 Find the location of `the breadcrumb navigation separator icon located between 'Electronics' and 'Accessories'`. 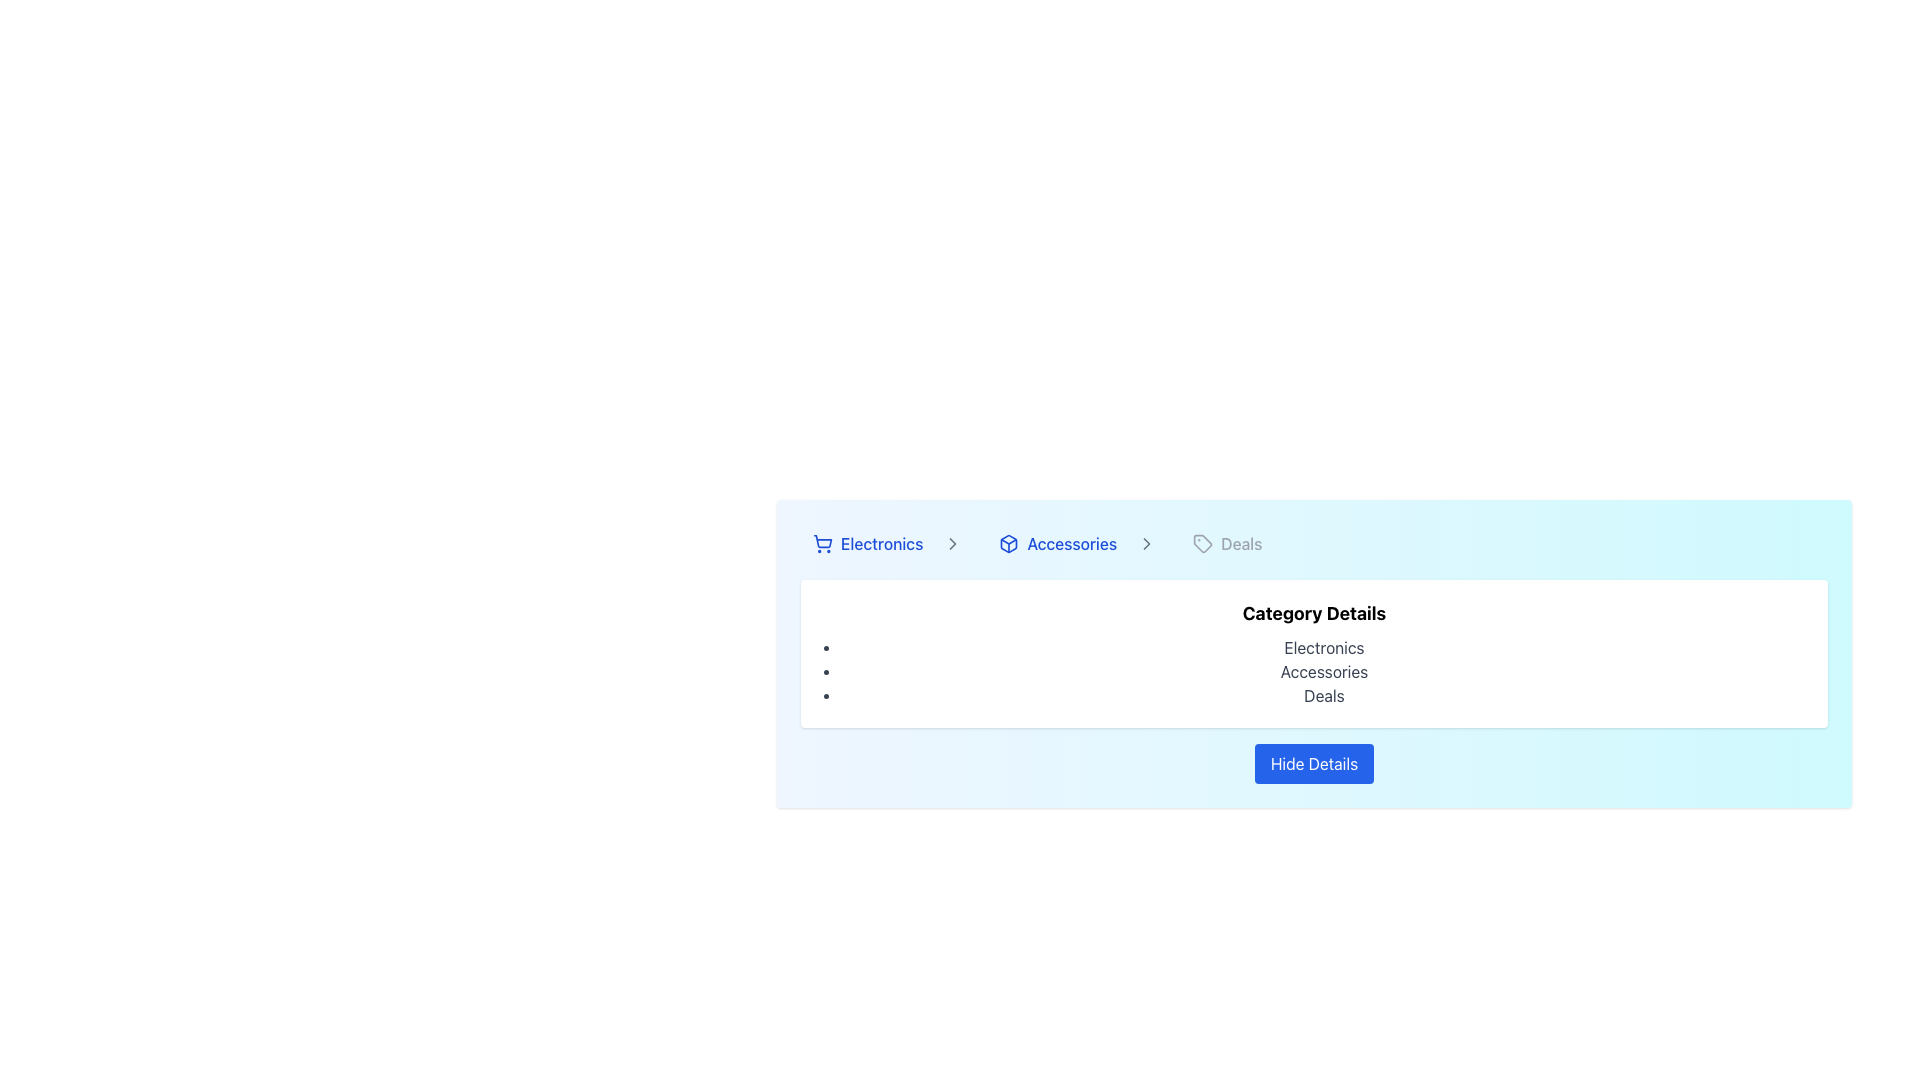

the breadcrumb navigation separator icon located between 'Electronics' and 'Accessories' is located at coordinates (952, 543).